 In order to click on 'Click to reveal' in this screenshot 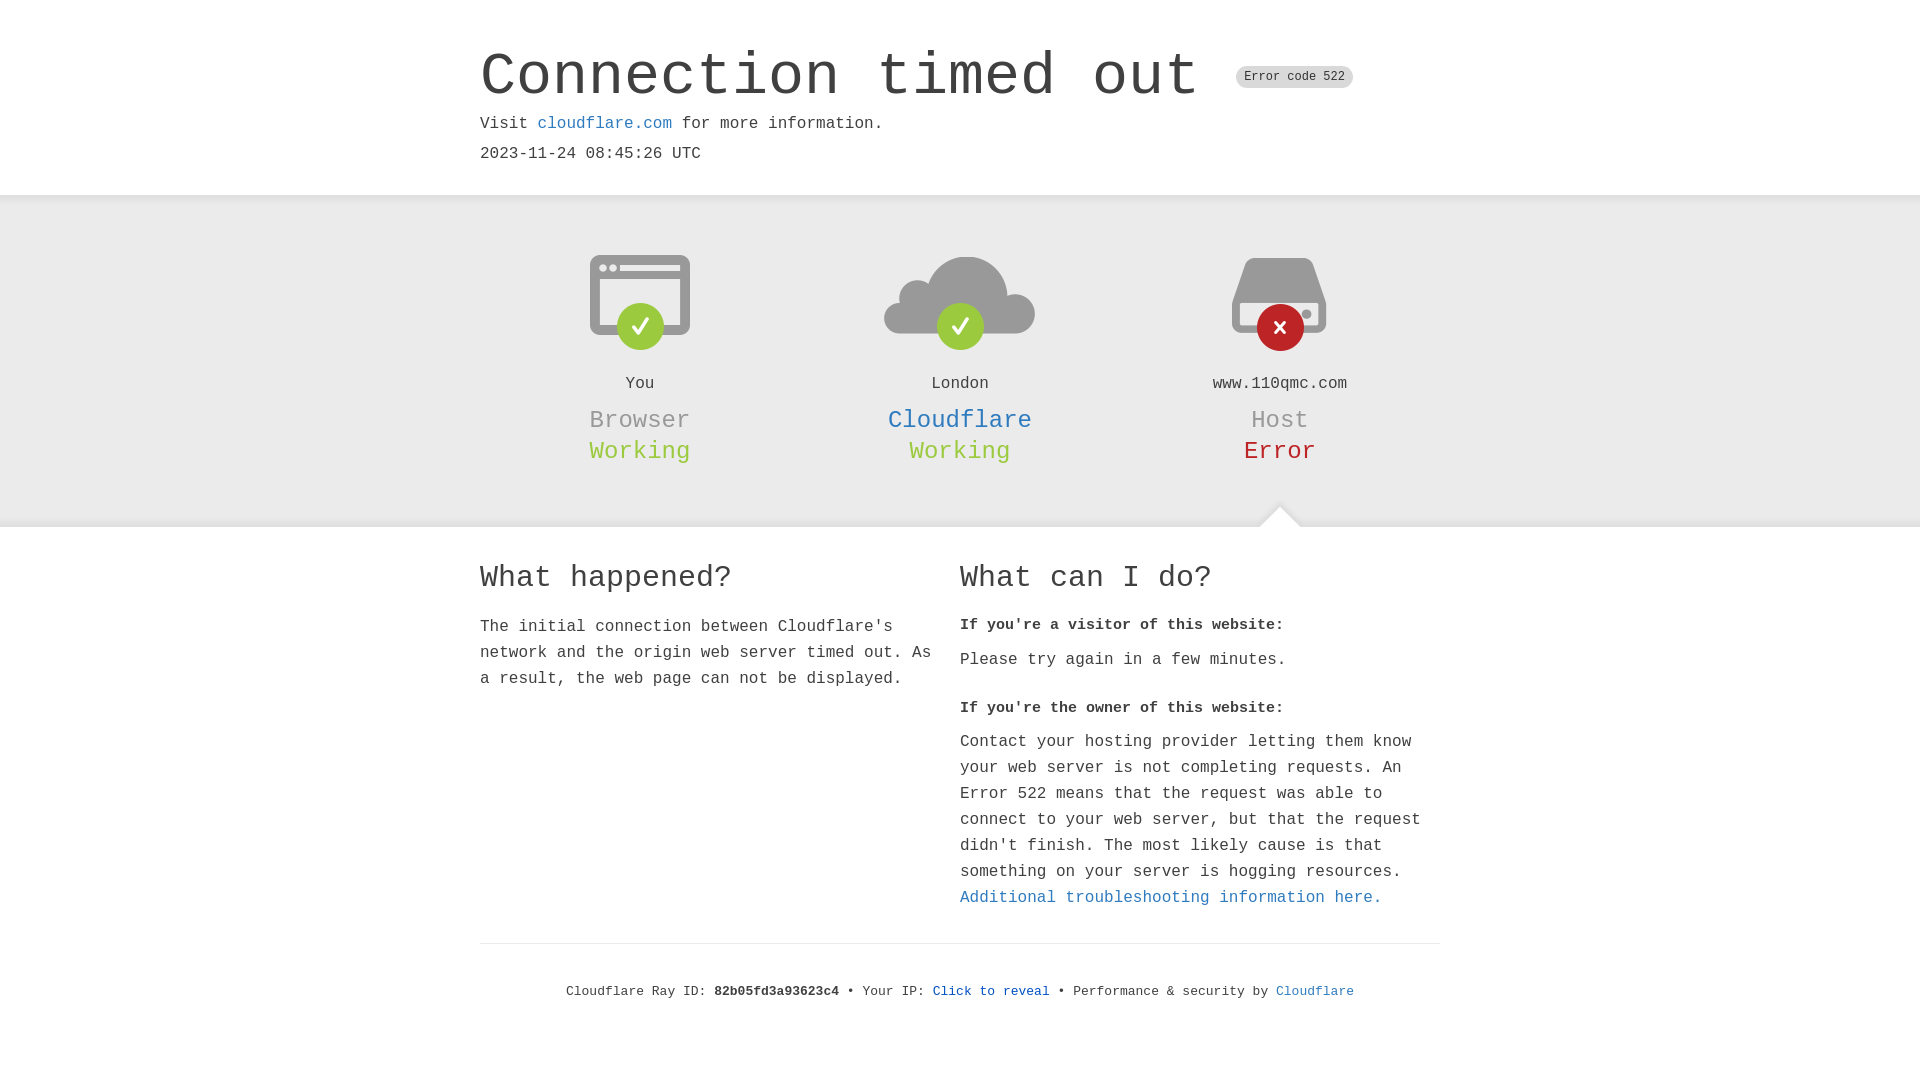, I will do `click(991, 991)`.